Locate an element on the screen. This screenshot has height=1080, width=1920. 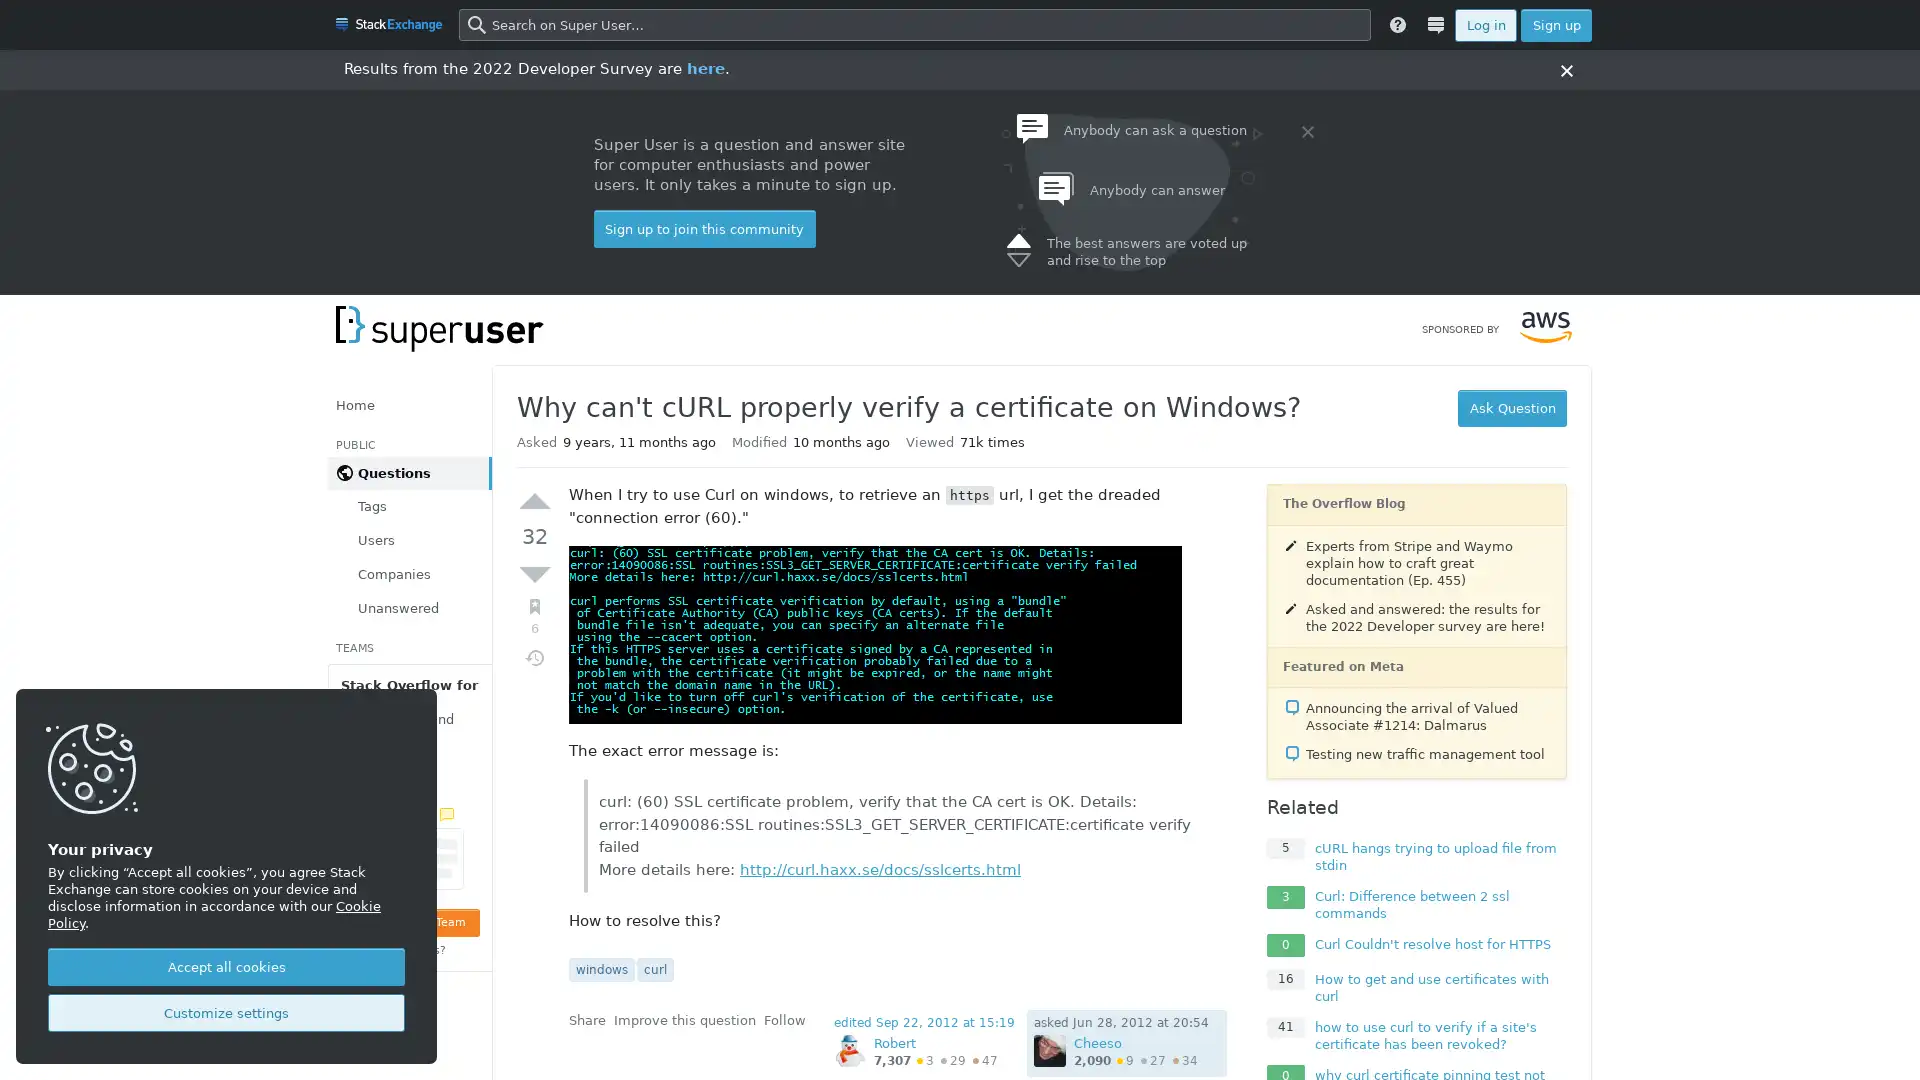
Customize settings is located at coordinates (226, 1013).